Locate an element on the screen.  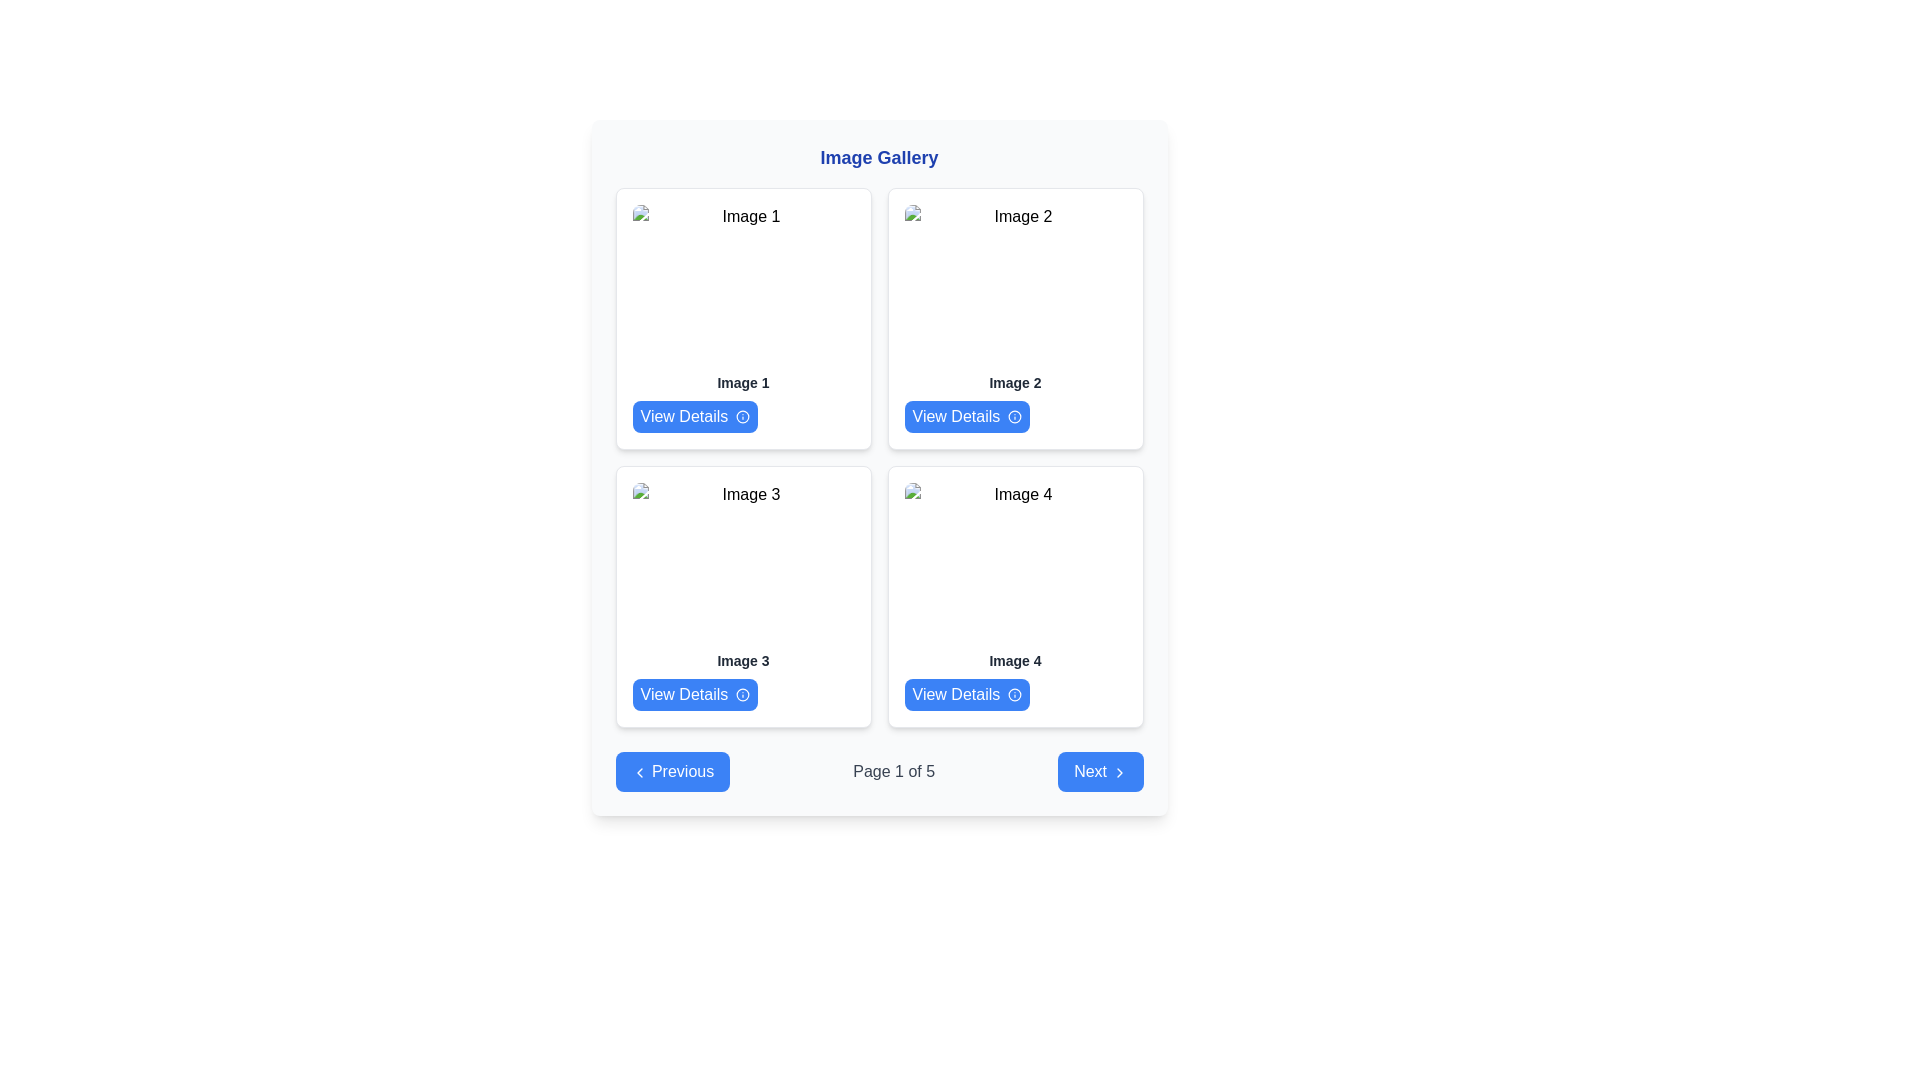
the 'Next' button located in the bottom-right corner of the navigation section is located at coordinates (1099, 770).